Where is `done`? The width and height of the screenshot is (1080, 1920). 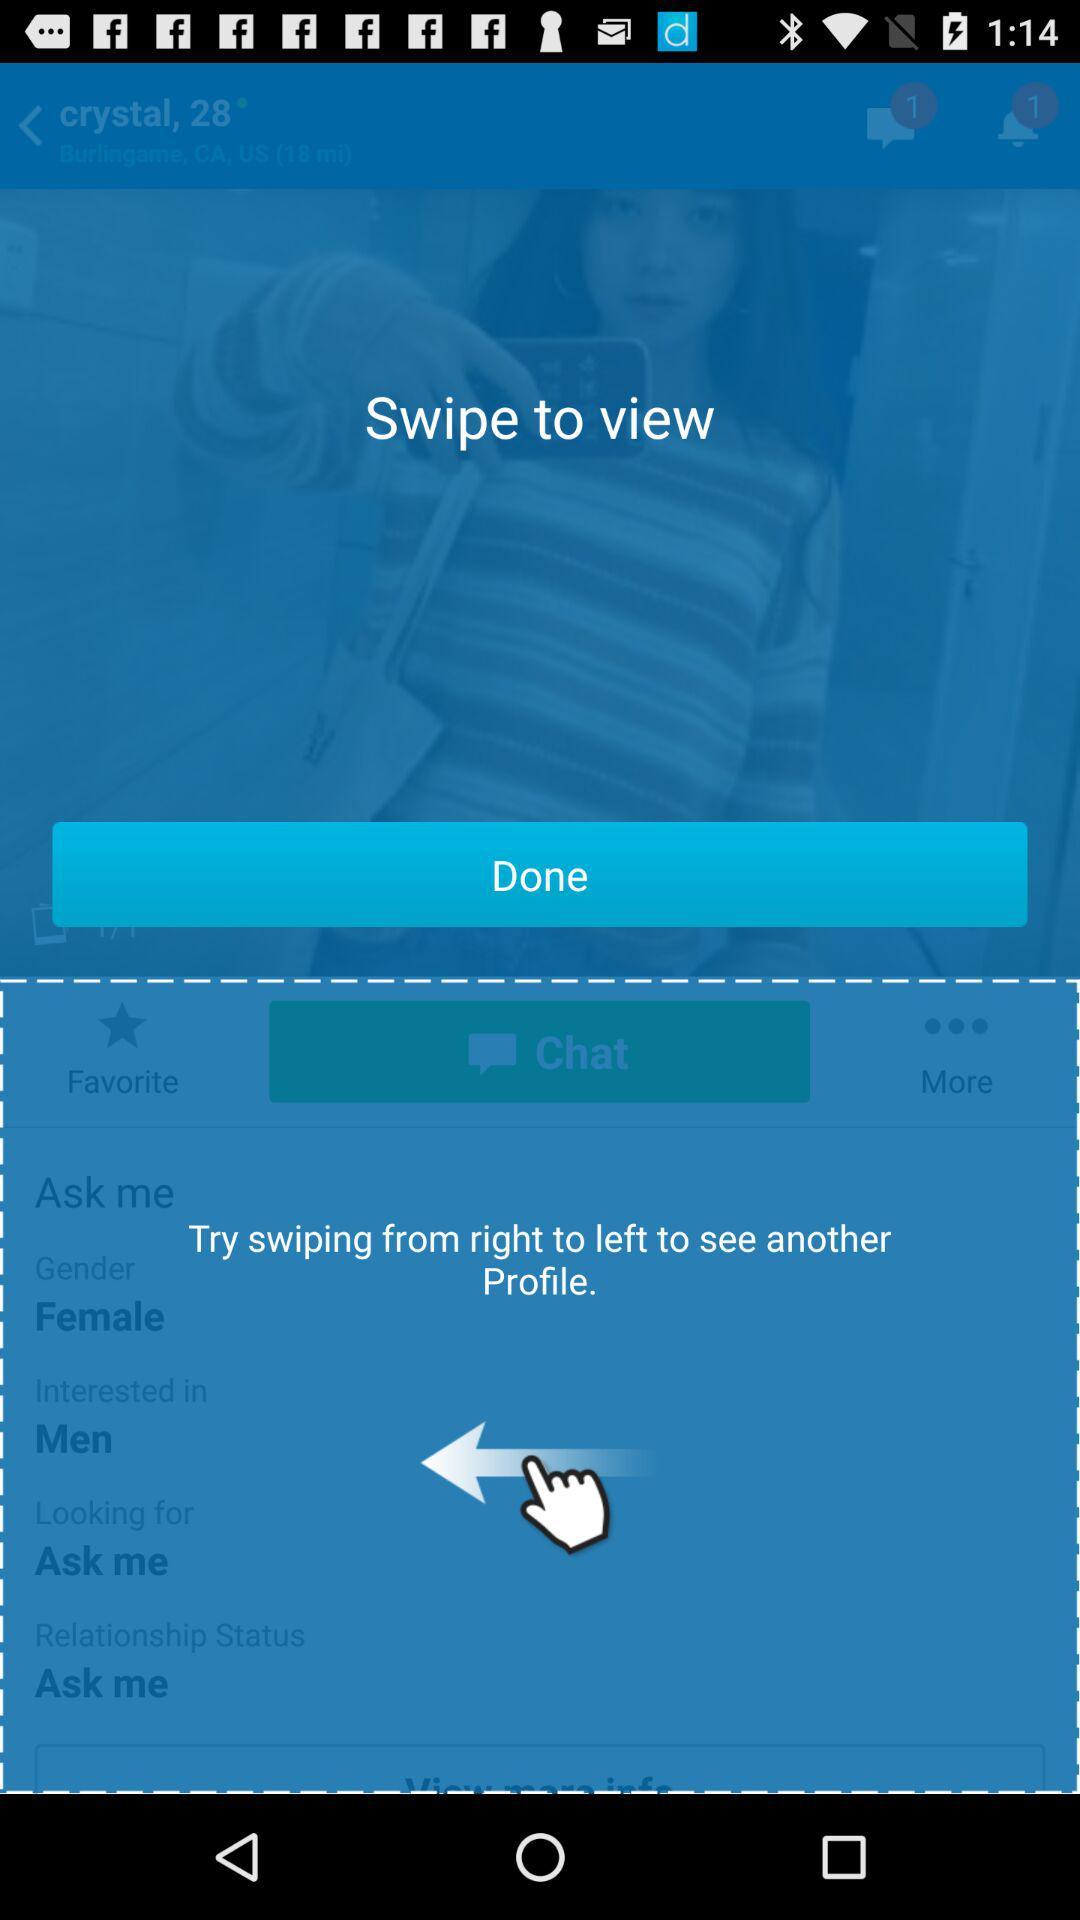
done is located at coordinates (540, 874).